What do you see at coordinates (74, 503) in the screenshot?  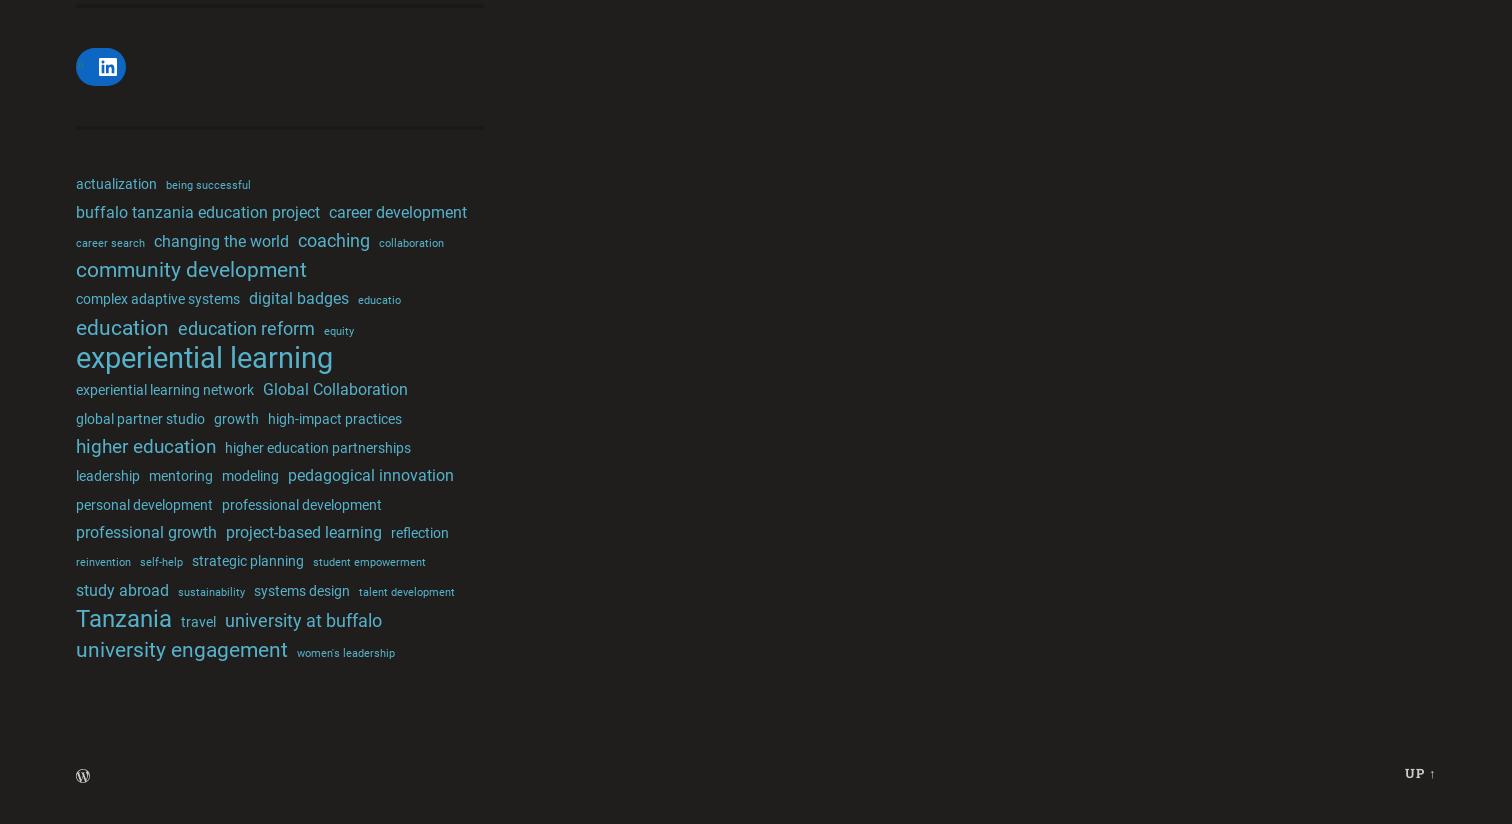 I see `'personal development'` at bounding box center [74, 503].